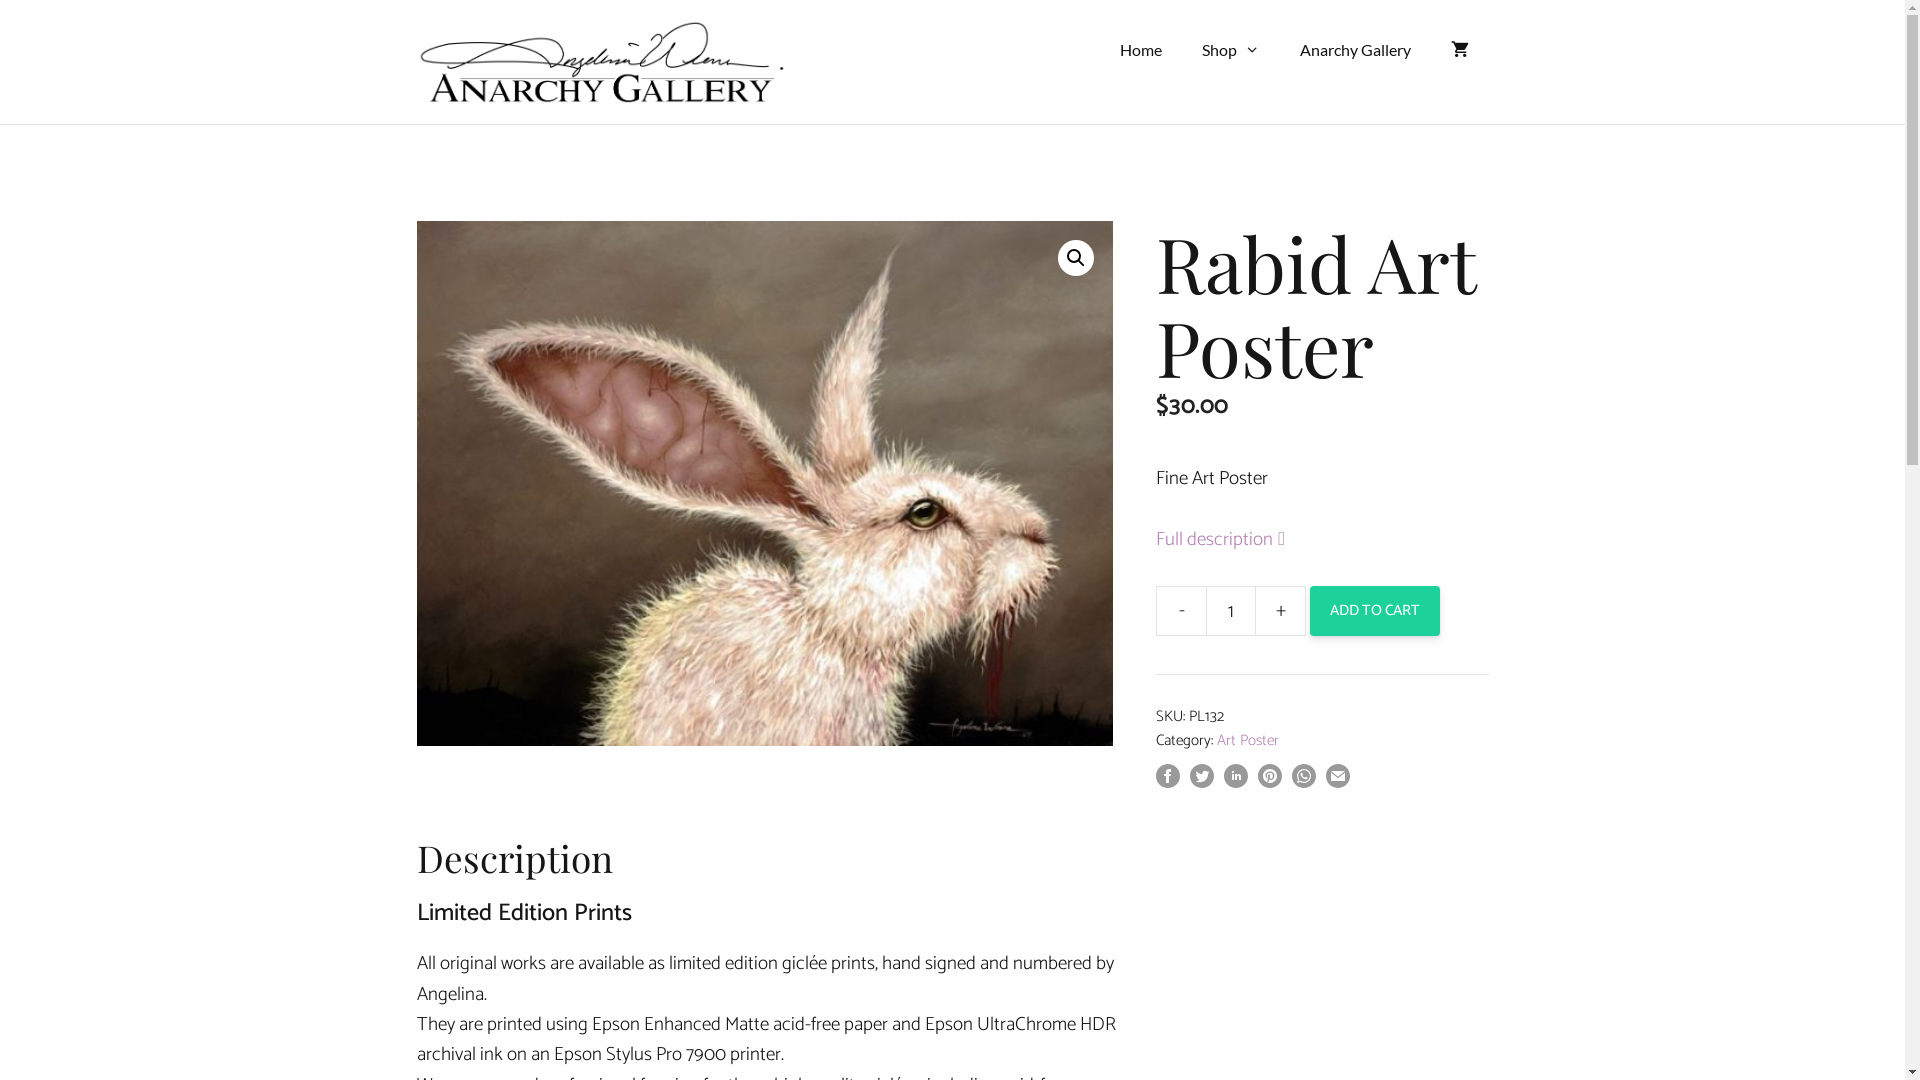  Describe the element at coordinates (1304, 781) in the screenshot. I see `'Share this post!'` at that location.